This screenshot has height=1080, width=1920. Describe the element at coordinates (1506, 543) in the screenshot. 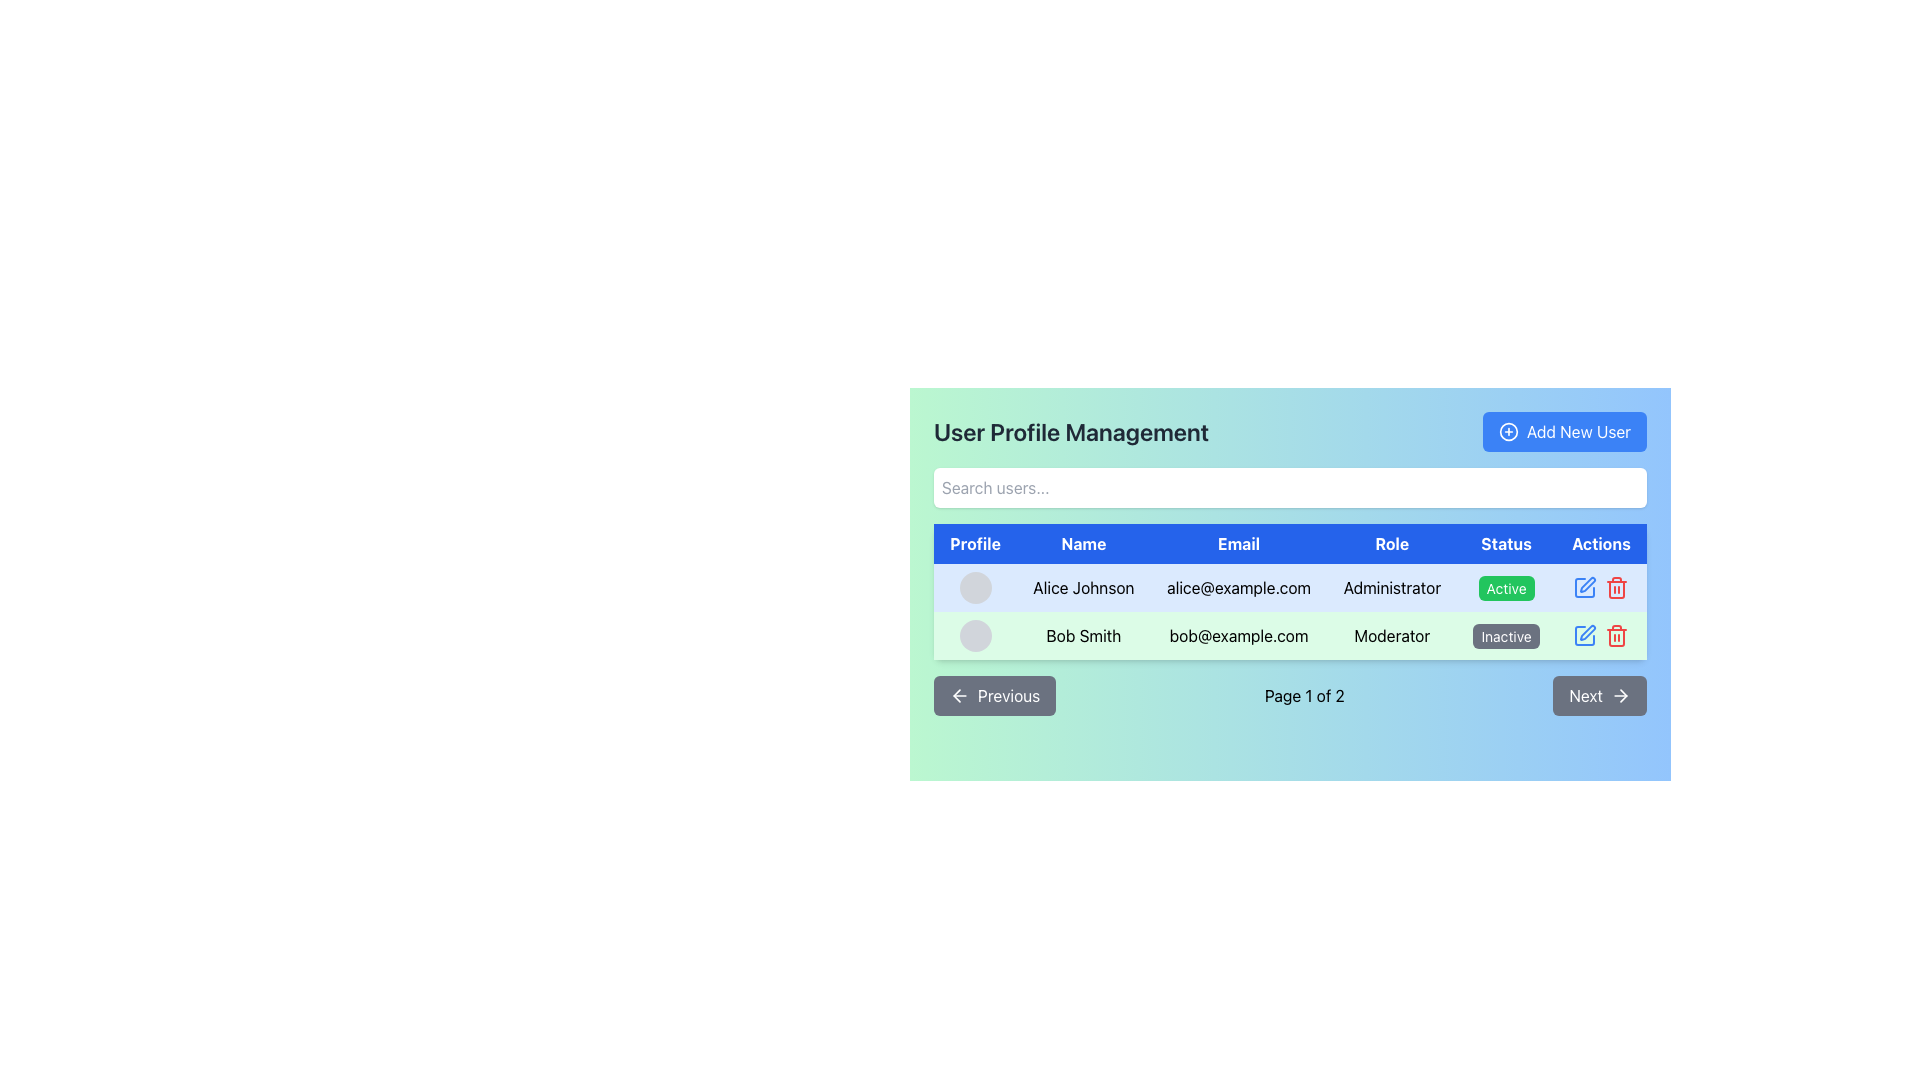

I see `the bold text label 'Status' which is styled with white text on a blue background and is the fifth column header in the 'User Profile Management' table` at that location.